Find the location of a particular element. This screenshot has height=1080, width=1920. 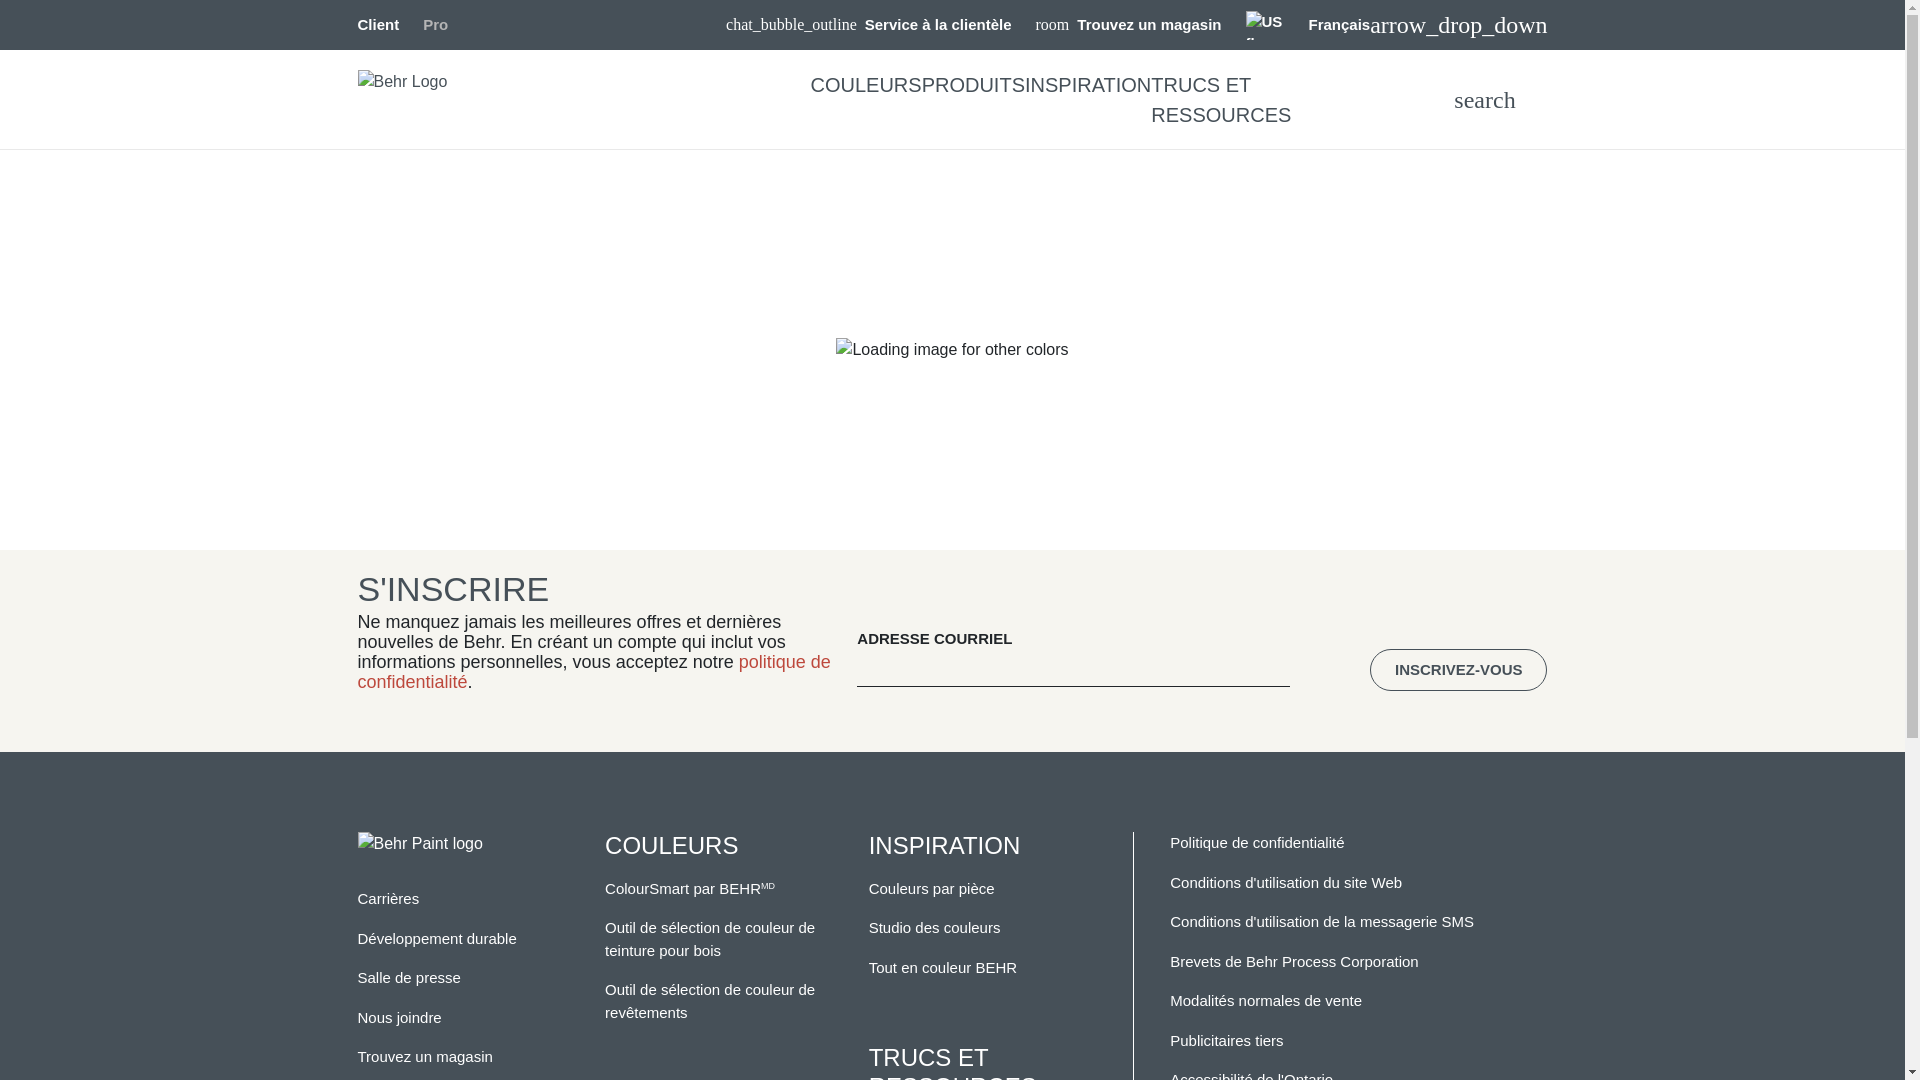

'Pro' is located at coordinates (434, 24).